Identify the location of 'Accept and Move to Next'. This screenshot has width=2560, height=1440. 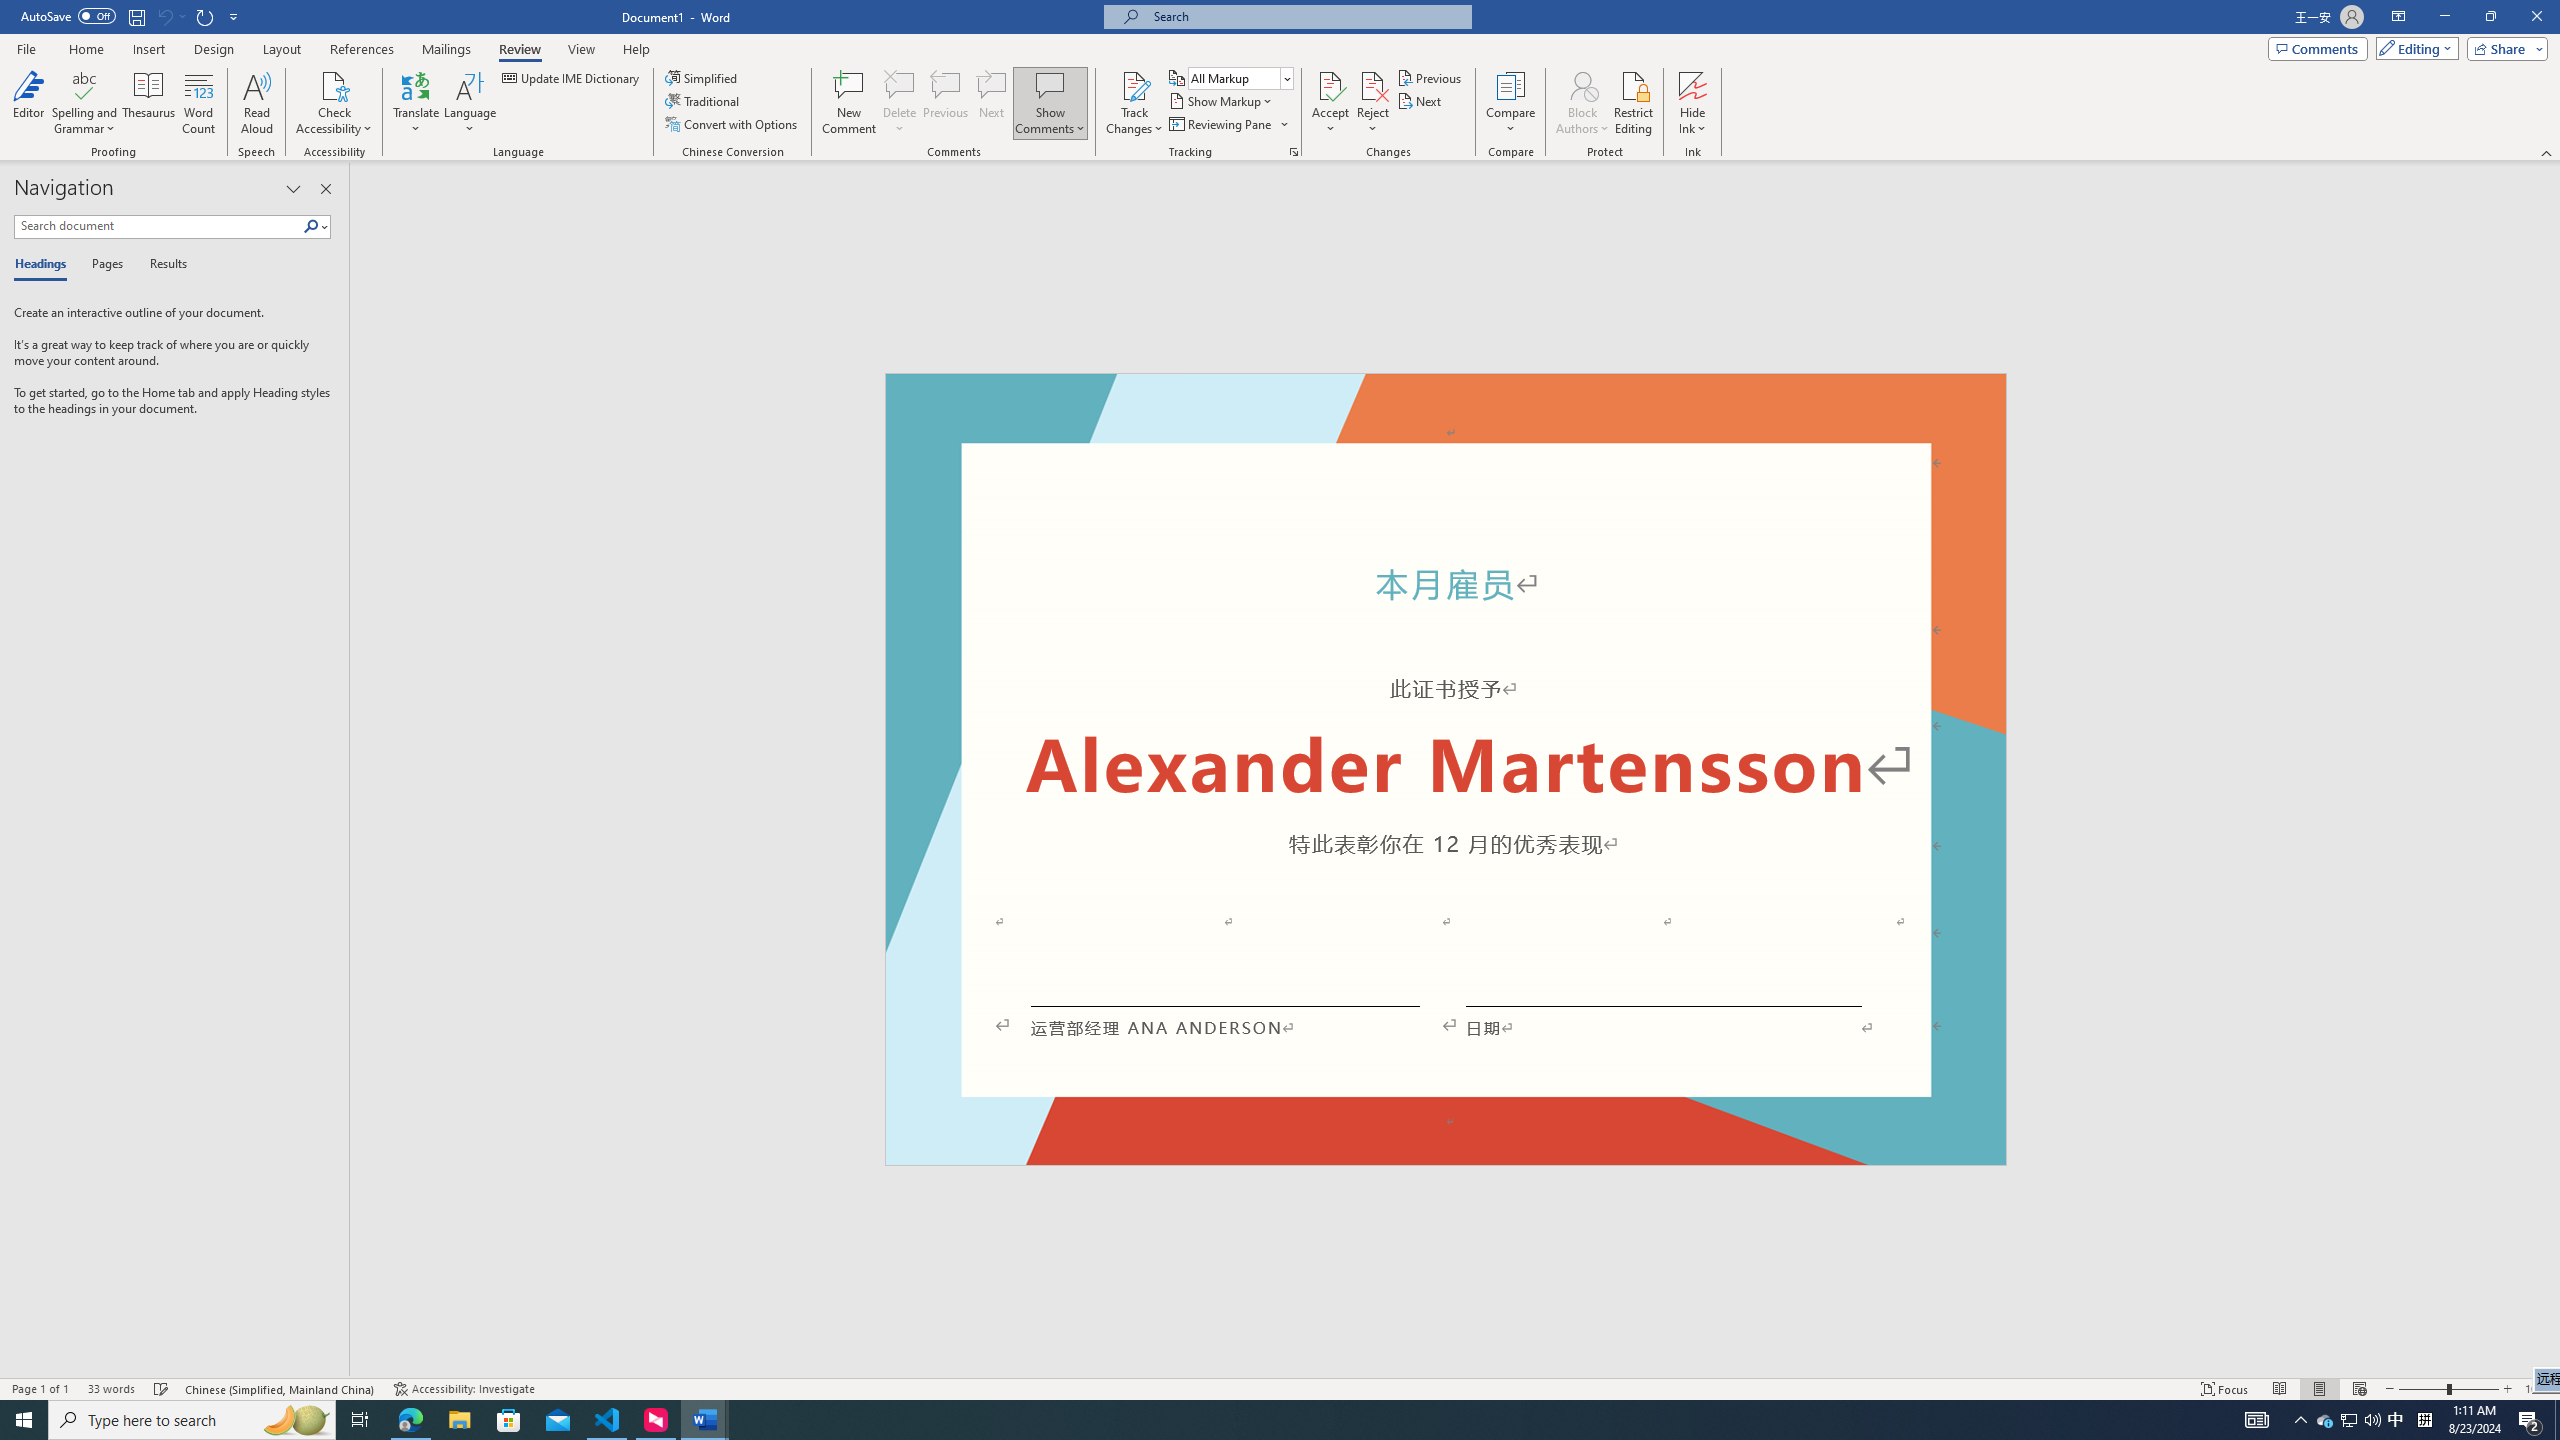
(1330, 84).